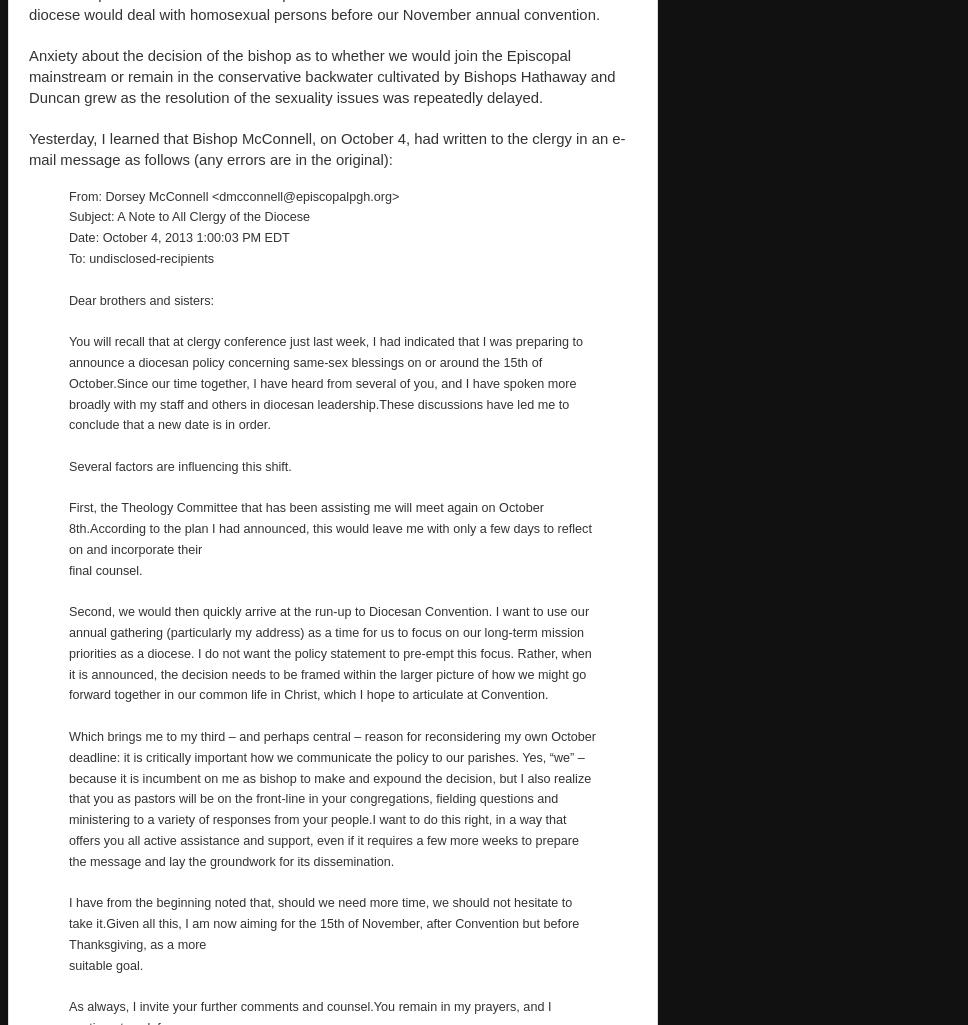 This screenshot has height=1025, width=968. What do you see at coordinates (320, 75) in the screenshot?
I see `'Anxiety about the decision of the bishop as to whether we would join the Episcopal mainstream or remain in the conservative backwater cultivated by Bishops Hathaway and Duncan grew as the resolution of the sexuality issues was repeatedly delayed.'` at bounding box center [320, 75].